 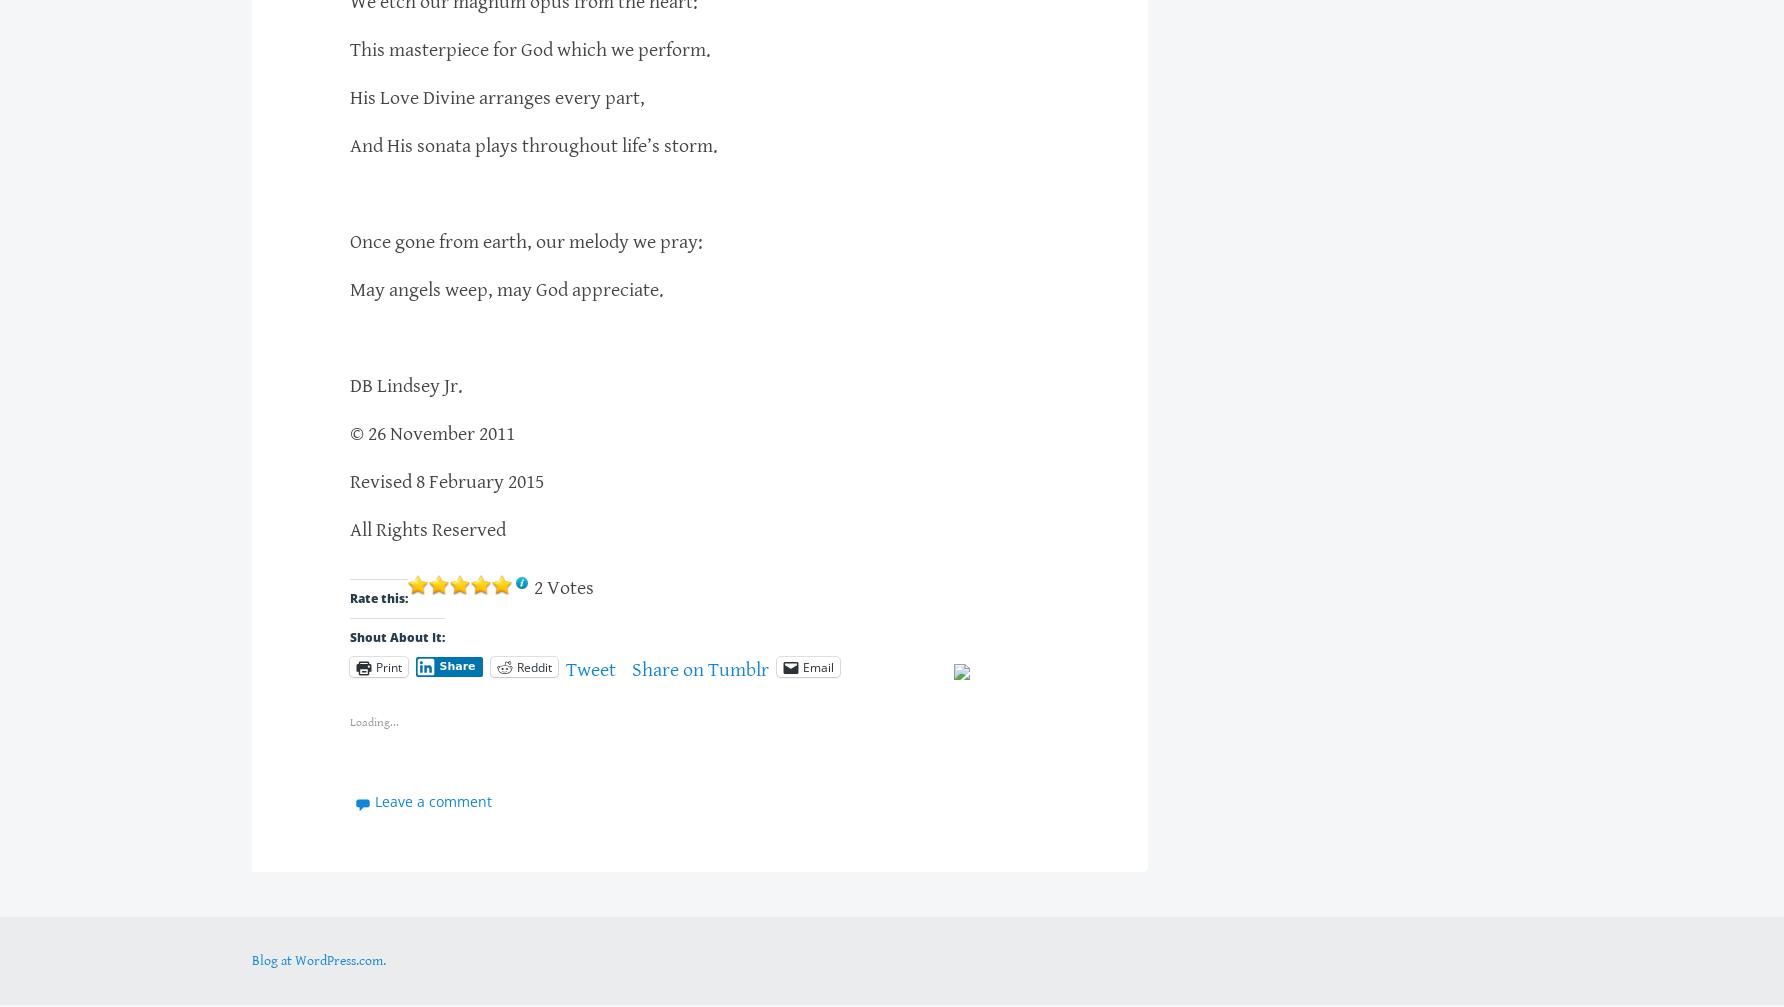 I want to click on '© 26 November 2011', so click(x=431, y=433).